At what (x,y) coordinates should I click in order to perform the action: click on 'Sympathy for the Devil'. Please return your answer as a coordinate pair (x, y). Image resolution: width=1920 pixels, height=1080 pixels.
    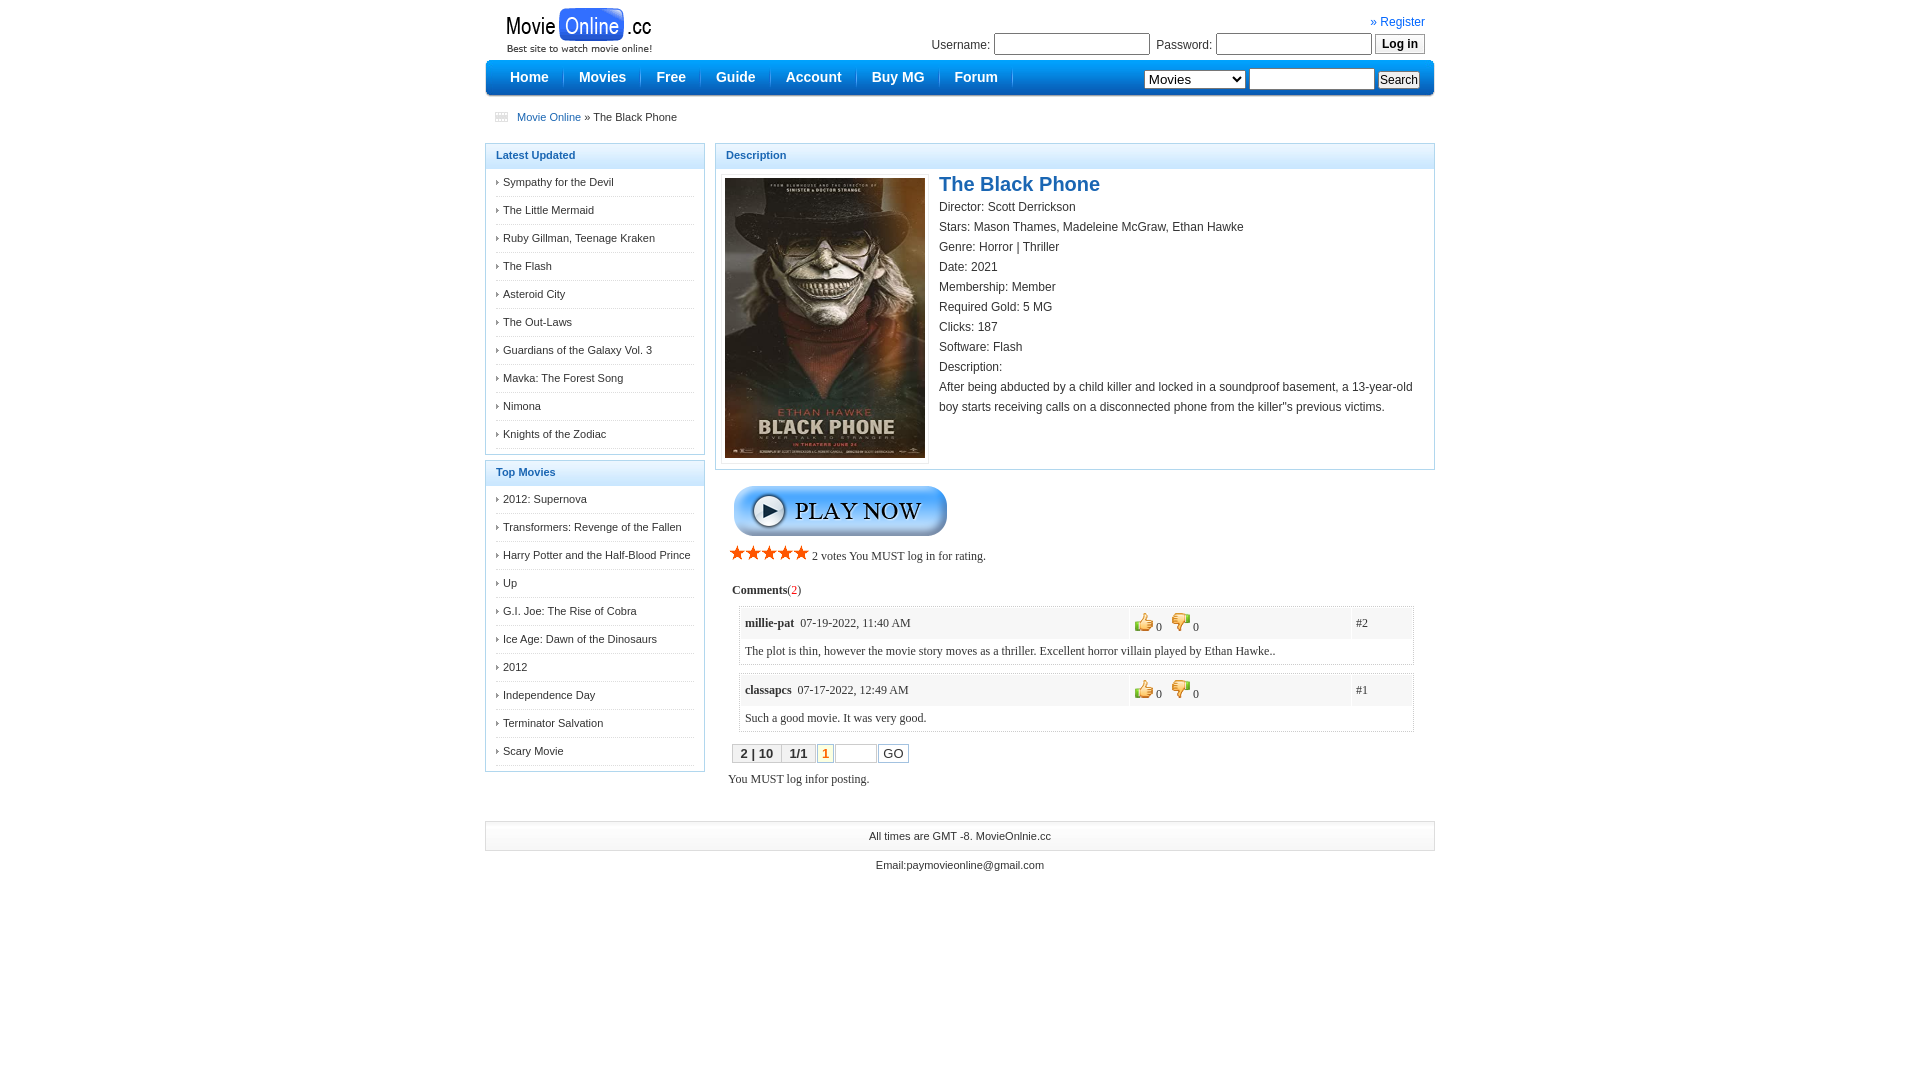
    Looking at the image, I should click on (503, 181).